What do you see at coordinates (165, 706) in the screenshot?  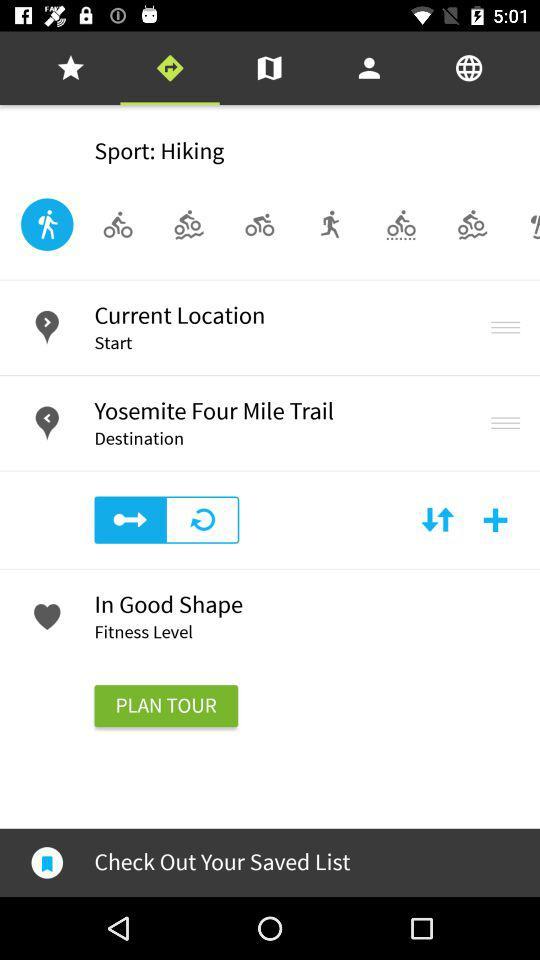 I see `plan tour` at bounding box center [165, 706].